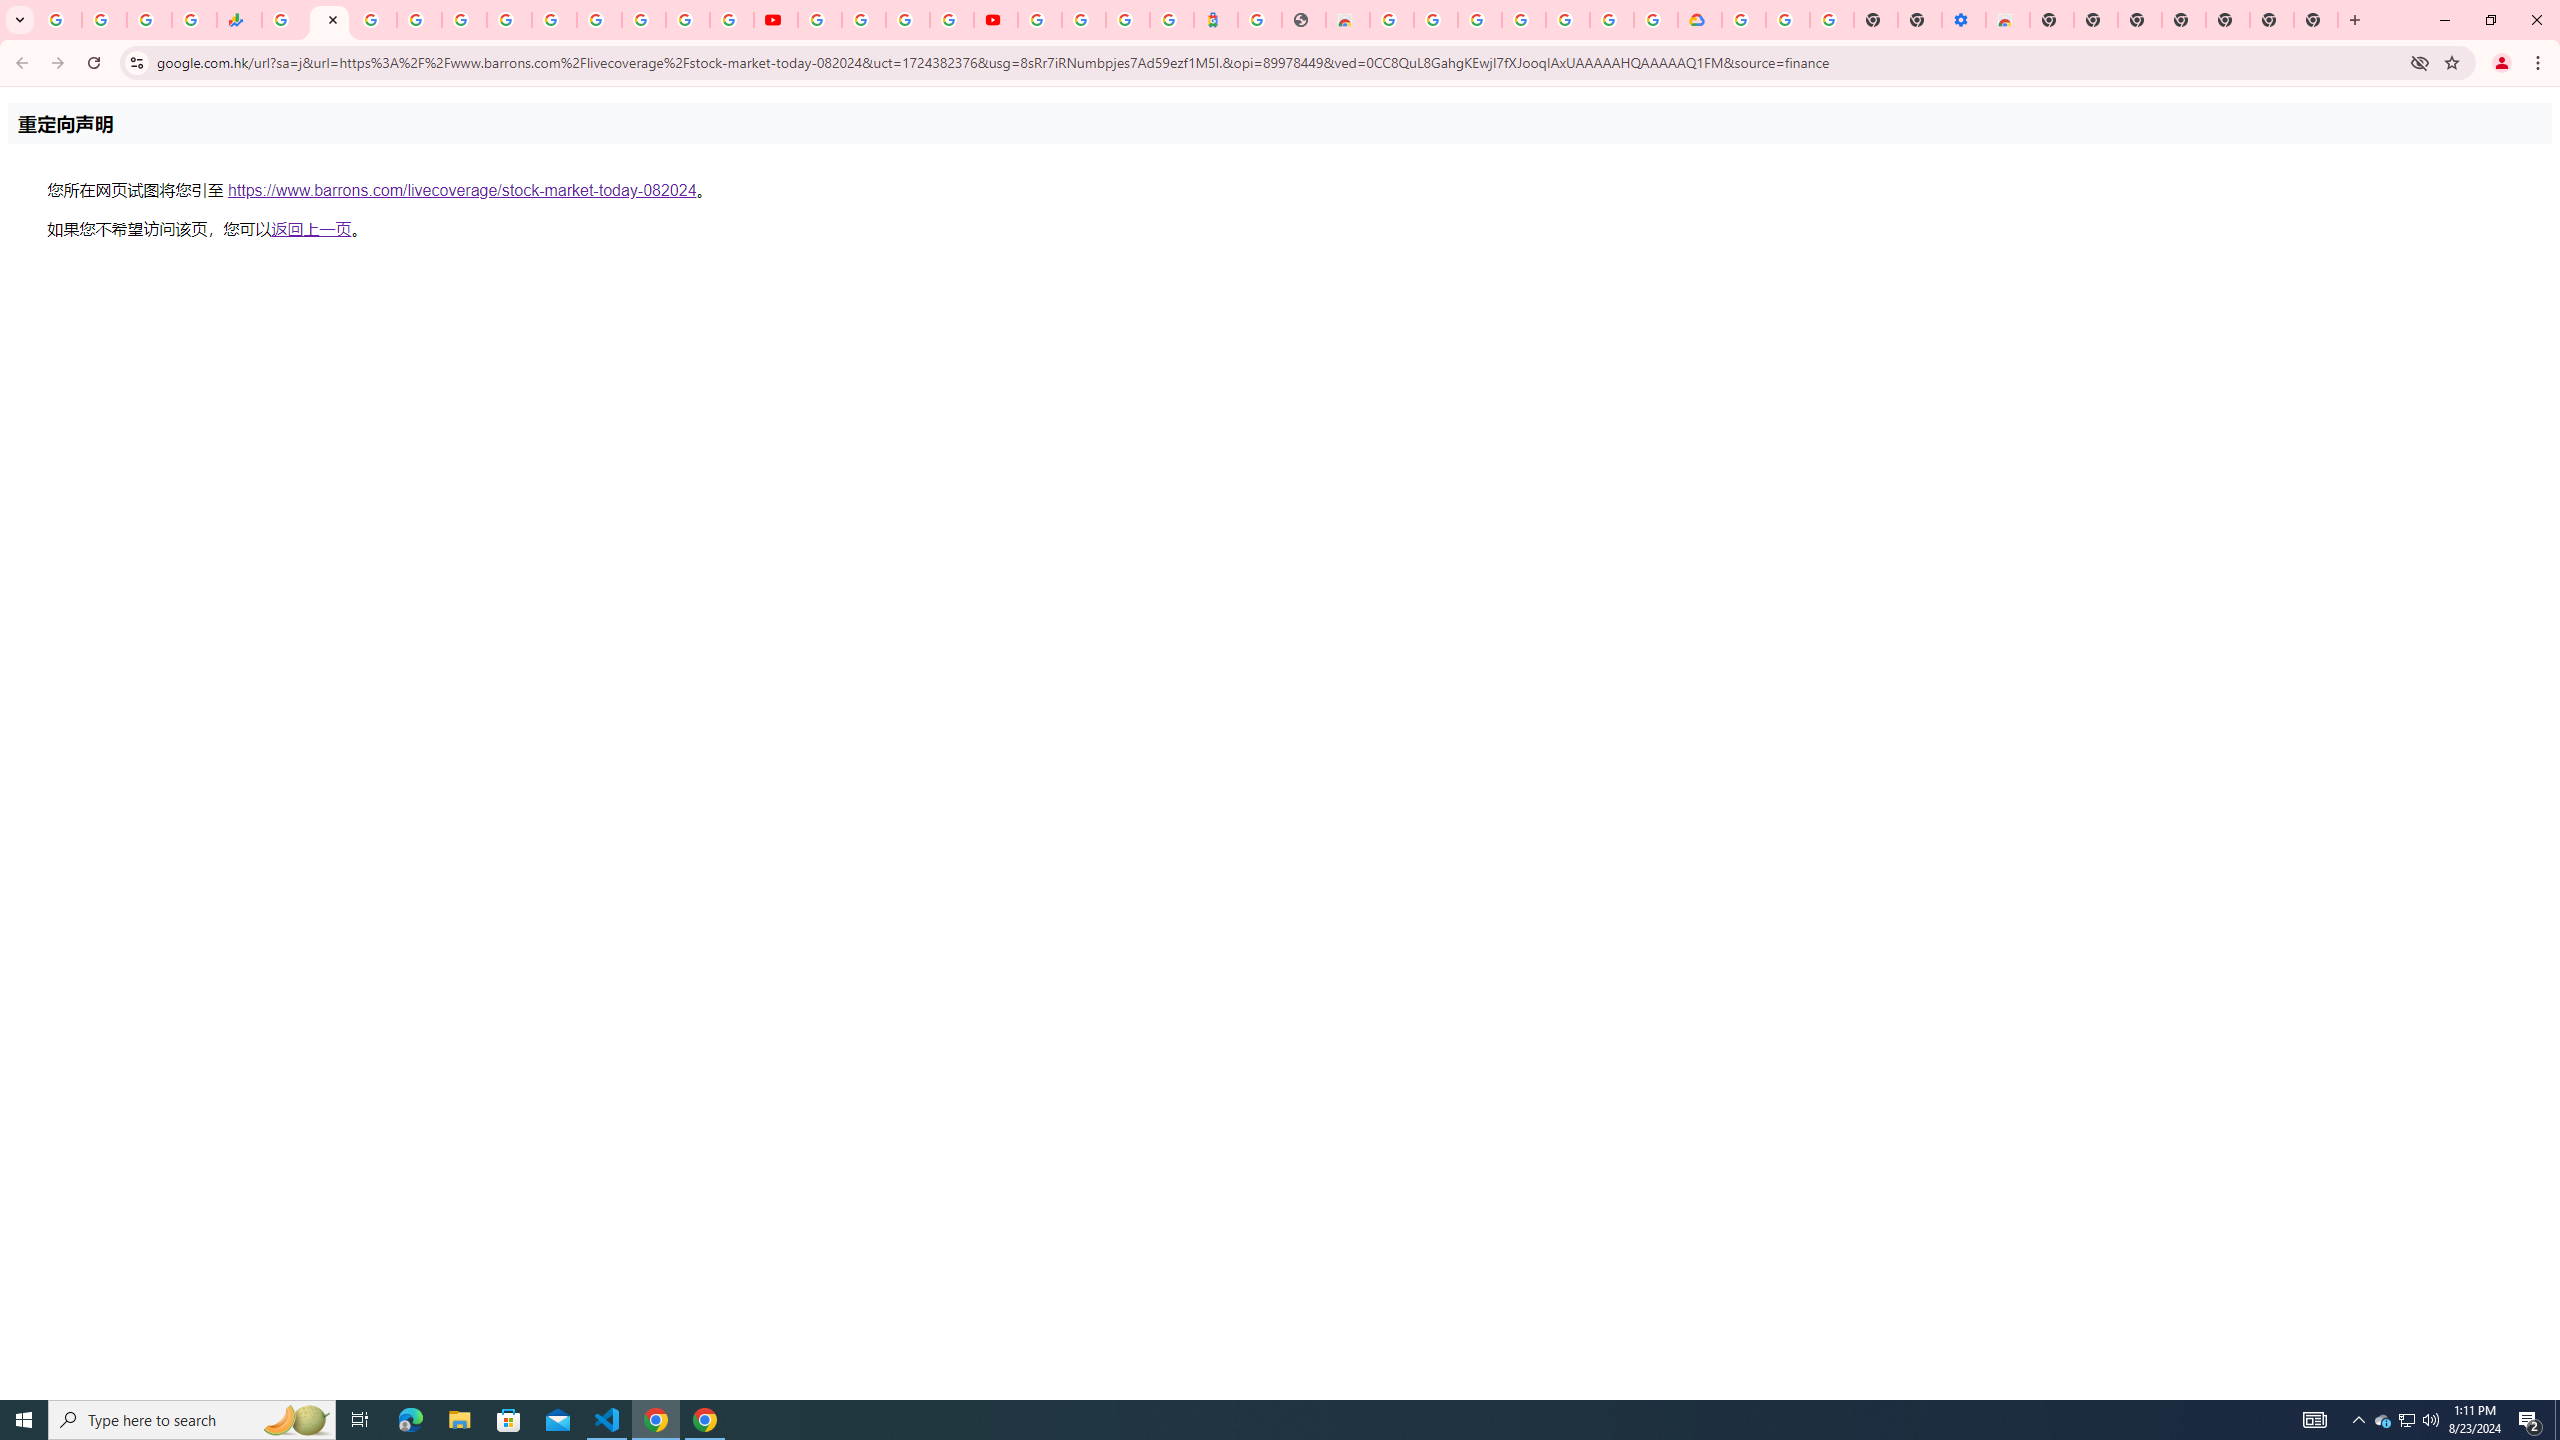 The height and width of the screenshot is (1440, 2560). I want to click on 'Turn cookies on or off - Computer - Google Account Help', so click(1831, 19).